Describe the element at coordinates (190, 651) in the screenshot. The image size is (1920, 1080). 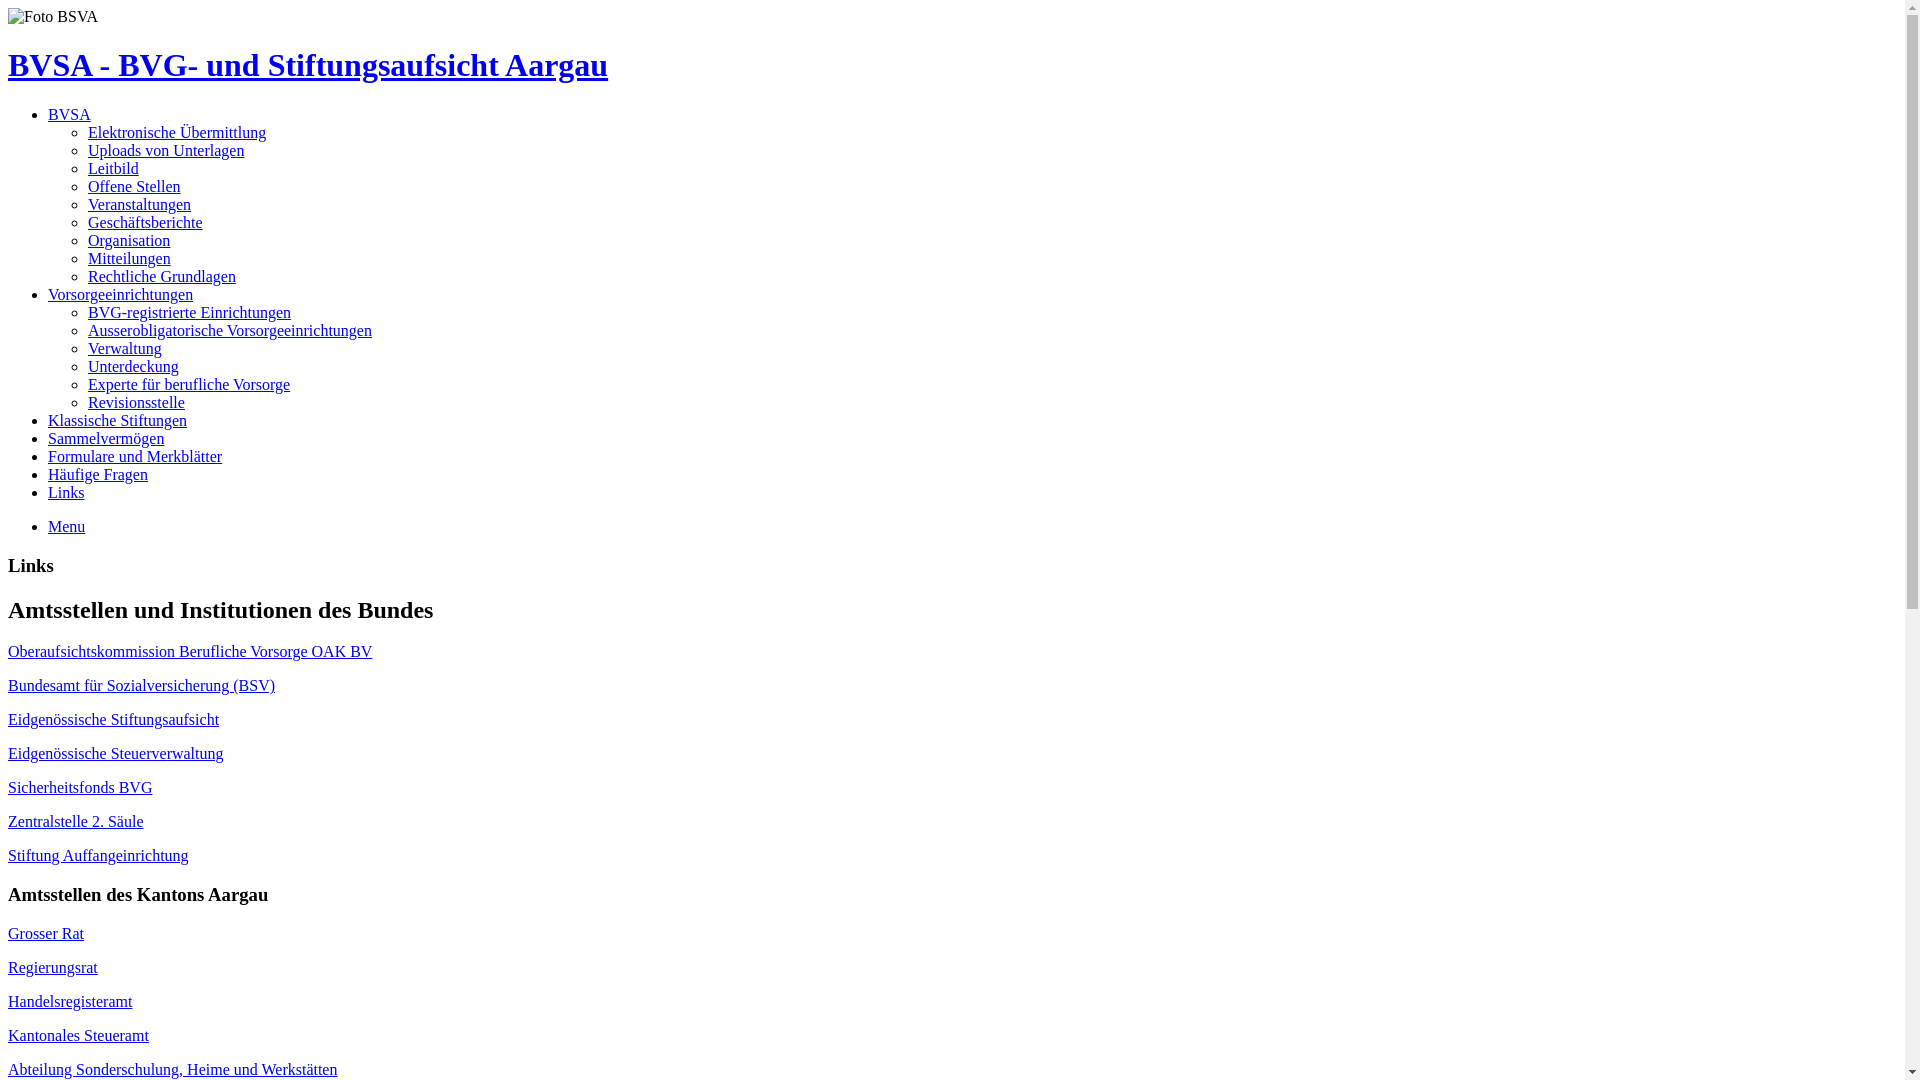
I see `'Oberaufsichtskommission Berufliche Vorsorge OAK BV'` at that location.